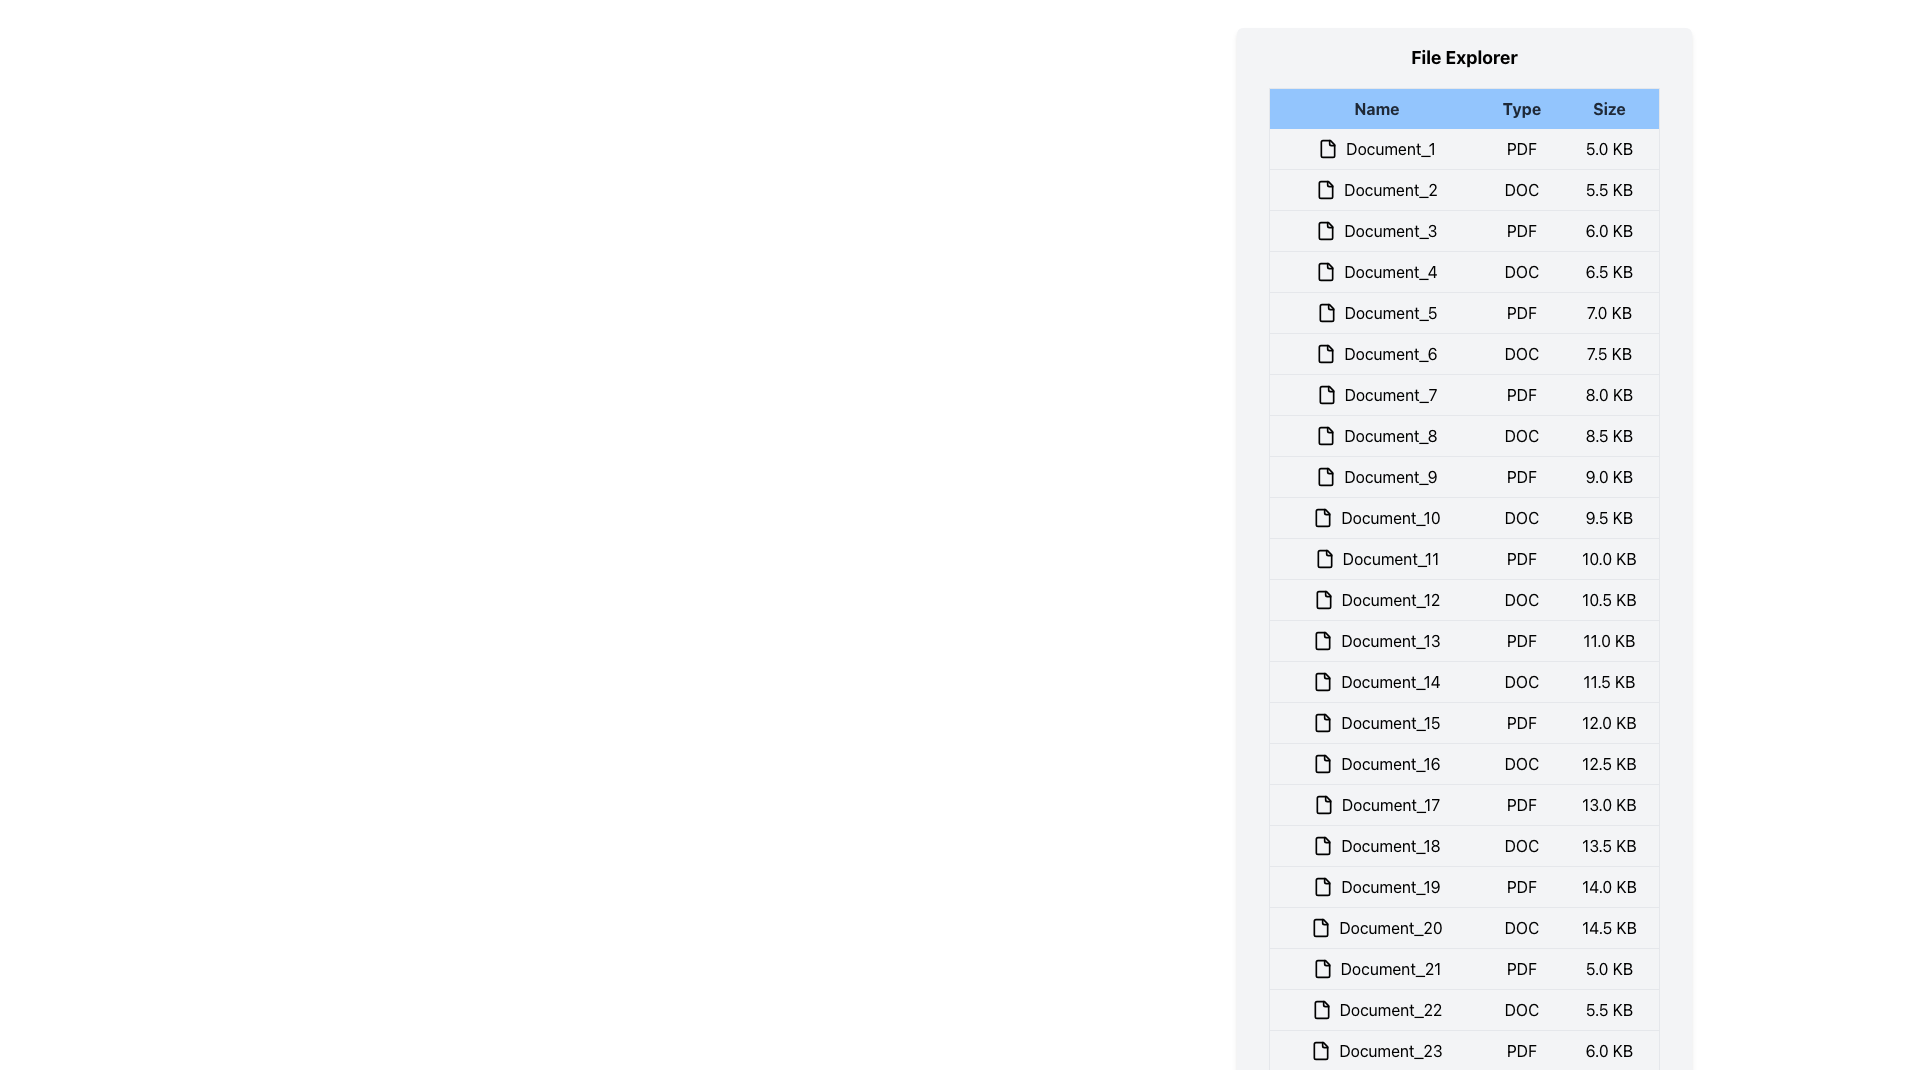  What do you see at coordinates (1326, 230) in the screenshot?
I see `the SVG icon representing 'Document_3' in the file explorer, which is positioned to the left of the text label` at bounding box center [1326, 230].